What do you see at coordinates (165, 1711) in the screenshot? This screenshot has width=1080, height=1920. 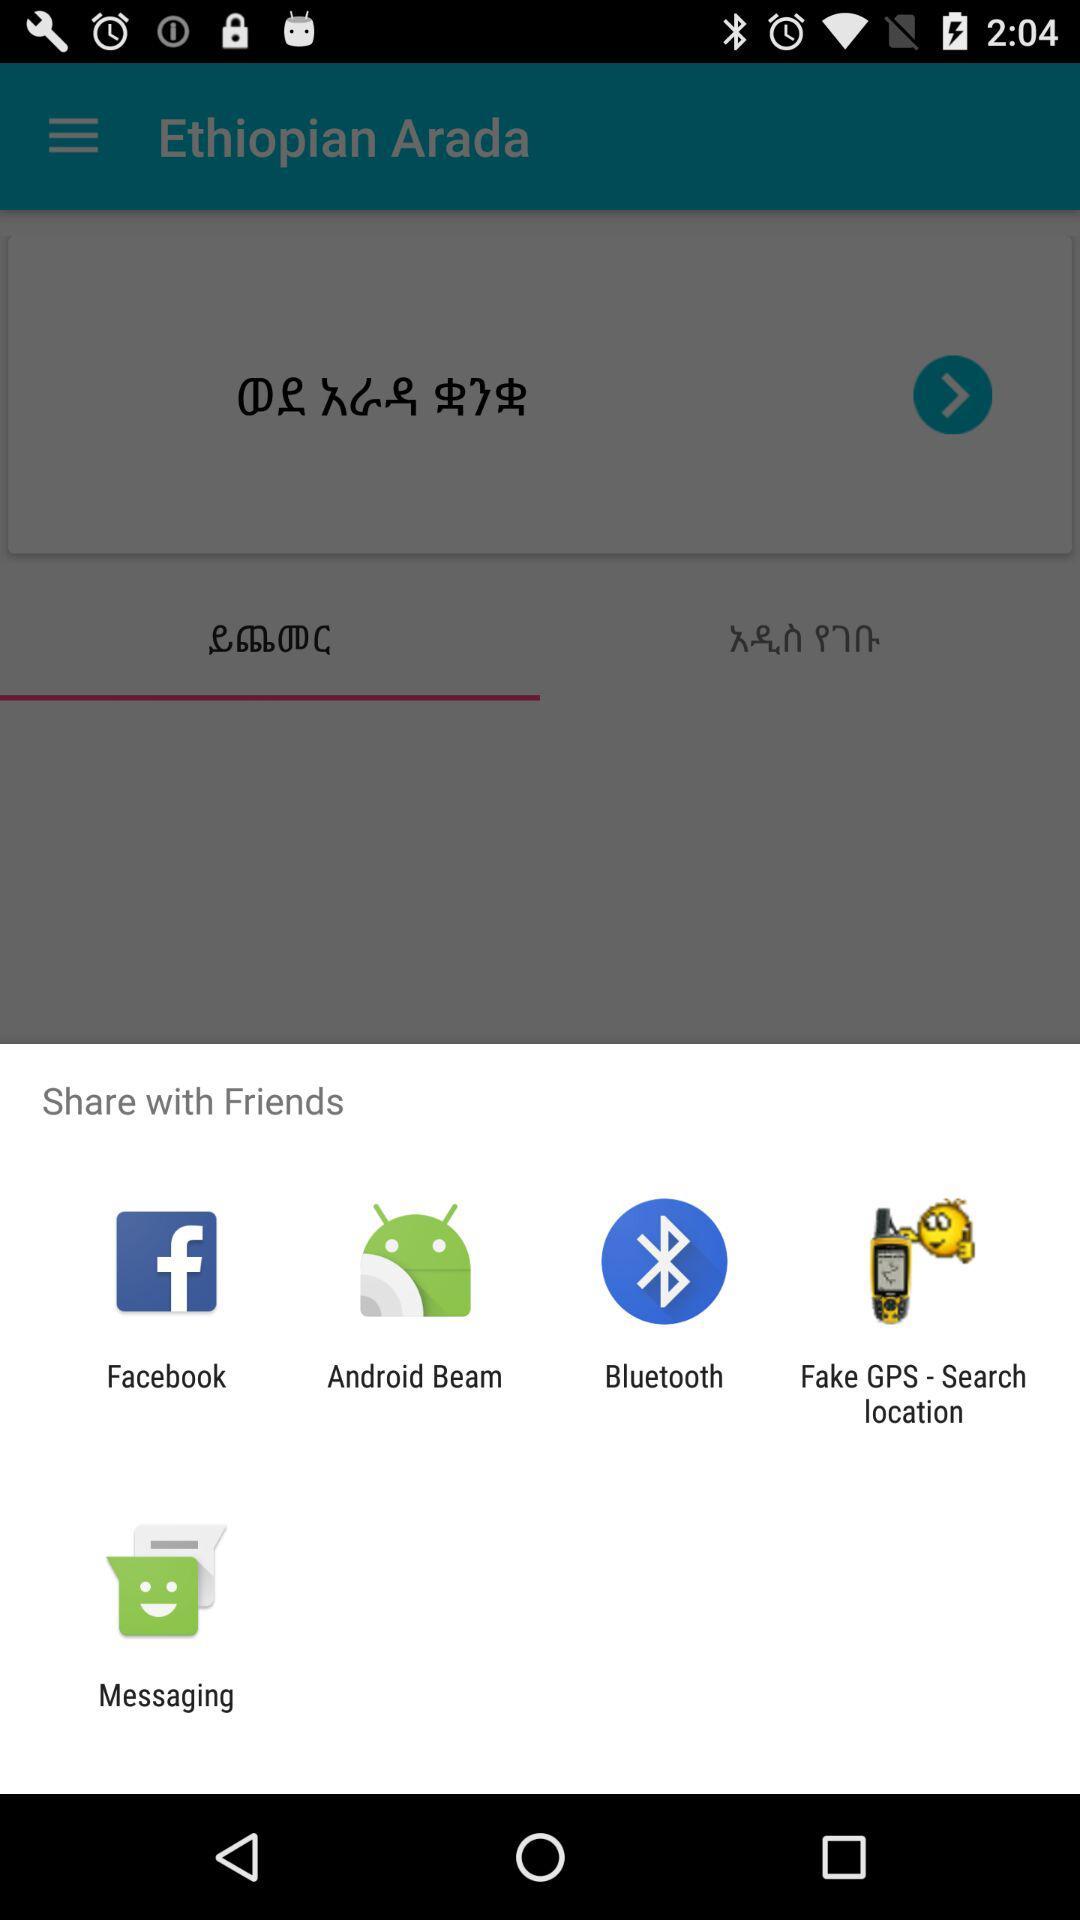 I see `messaging app` at bounding box center [165, 1711].